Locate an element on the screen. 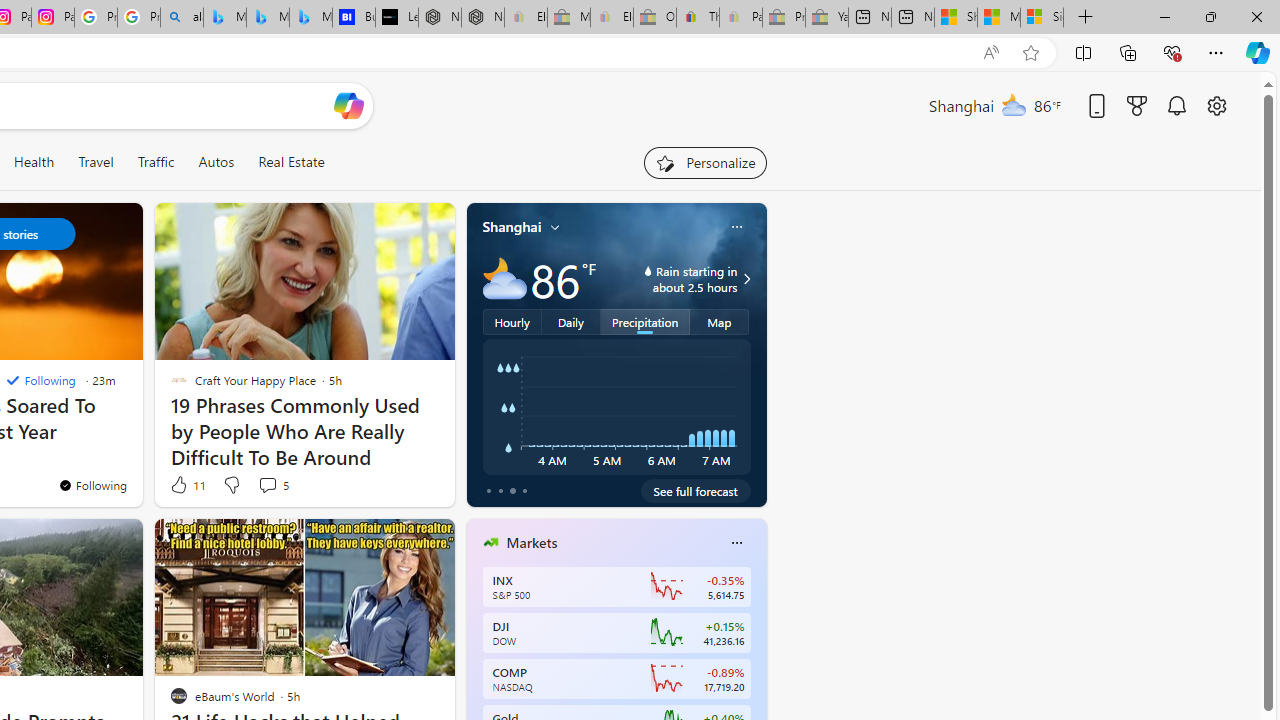 The image size is (1280, 720). 'water-drop-icon' is located at coordinates (648, 270).